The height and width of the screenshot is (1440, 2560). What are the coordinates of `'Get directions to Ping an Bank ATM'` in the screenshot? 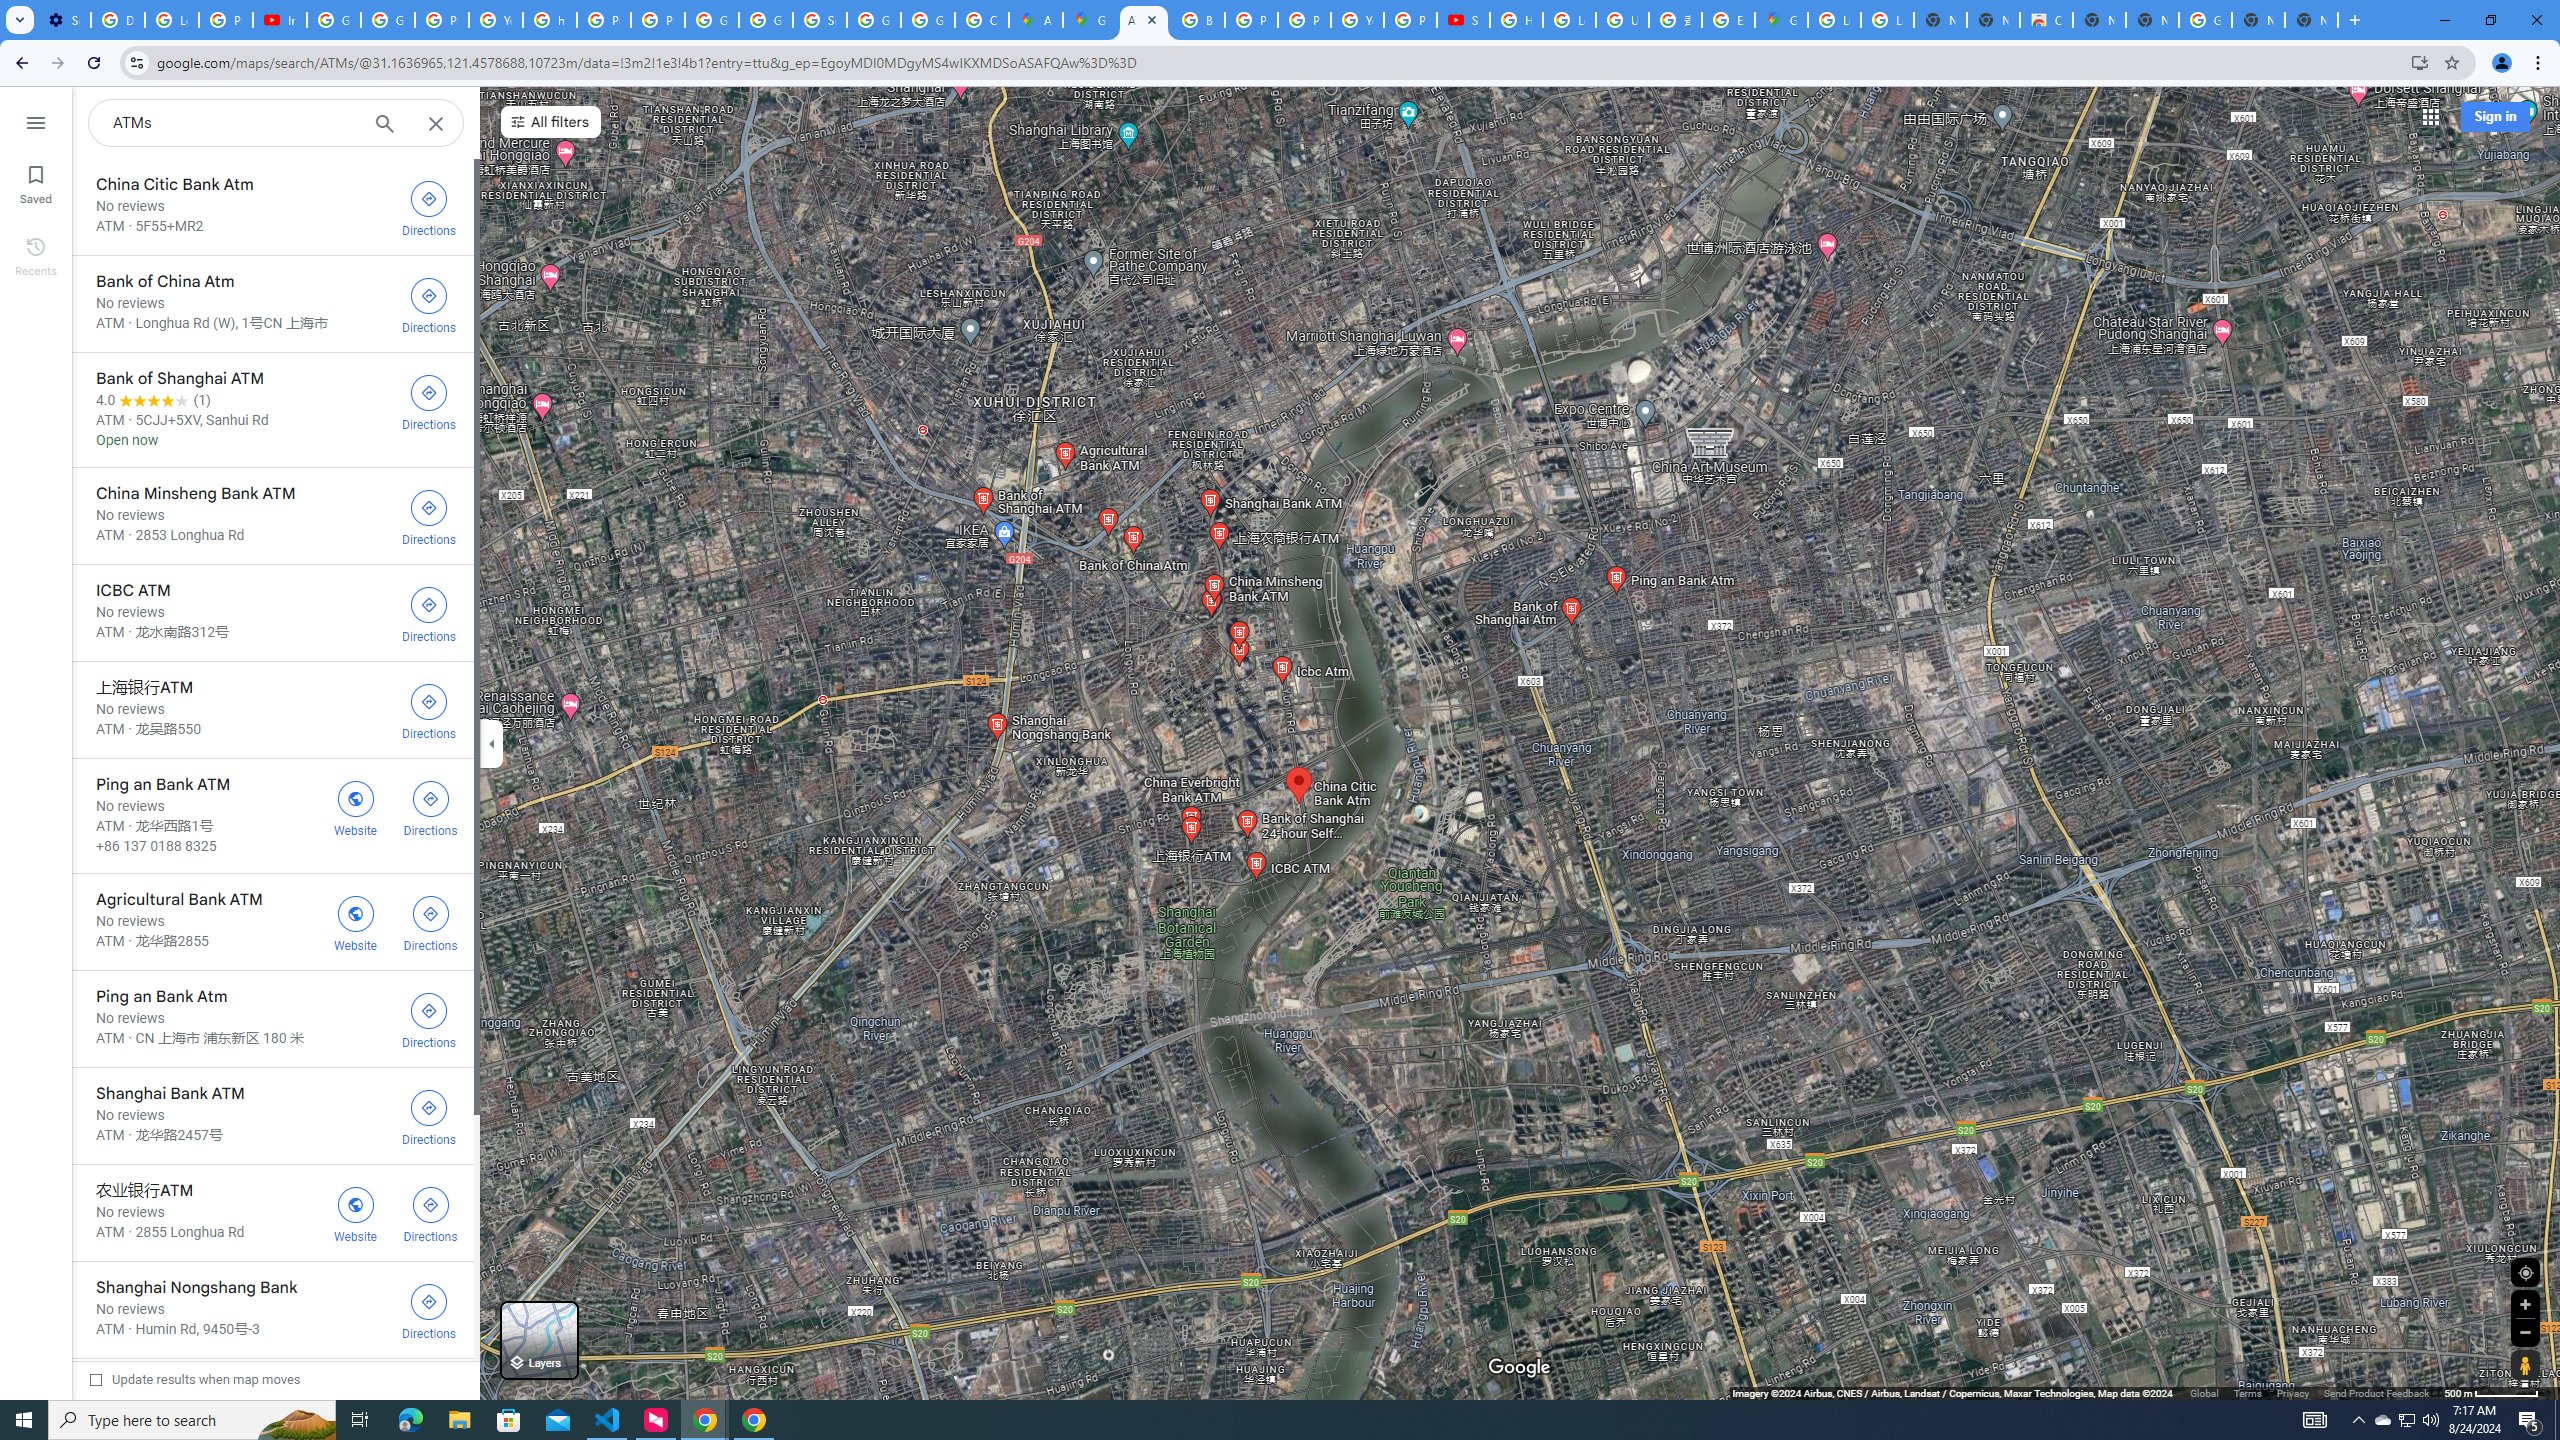 It's located at (431, 807).